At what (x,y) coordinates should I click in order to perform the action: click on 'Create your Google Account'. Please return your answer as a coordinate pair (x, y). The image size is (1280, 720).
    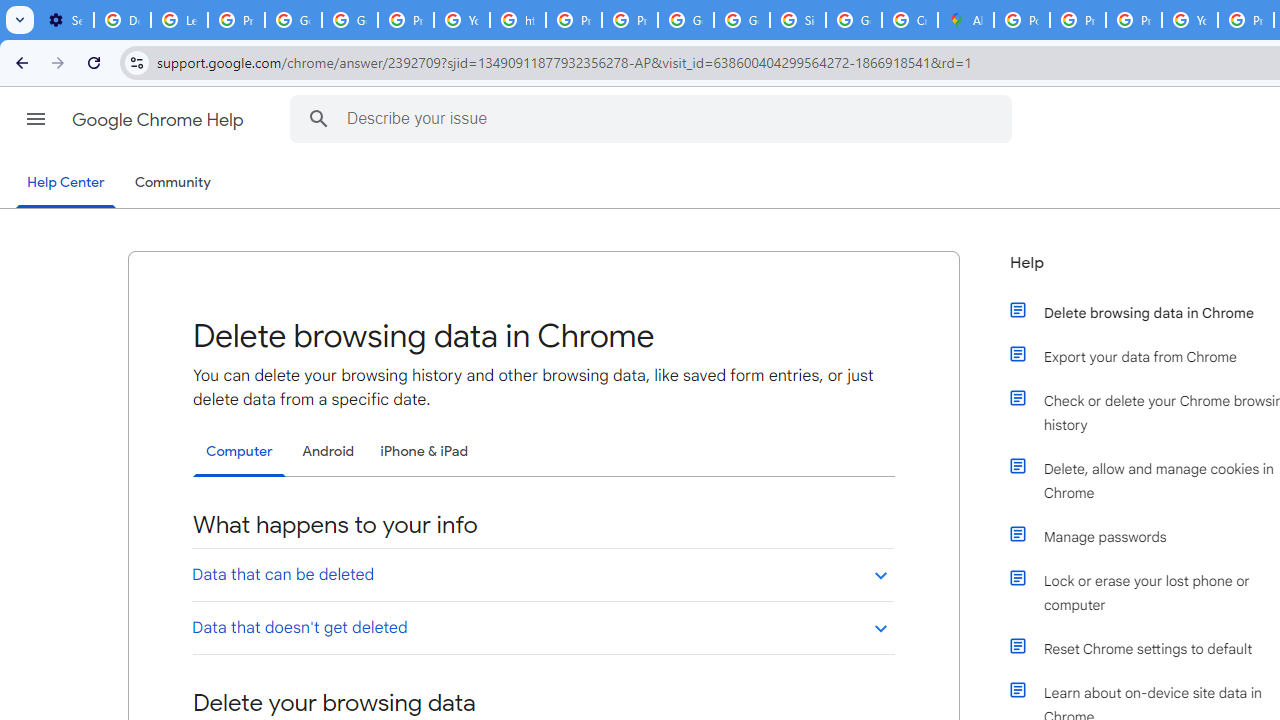
    Looking at the image, I should click on (909, 20).